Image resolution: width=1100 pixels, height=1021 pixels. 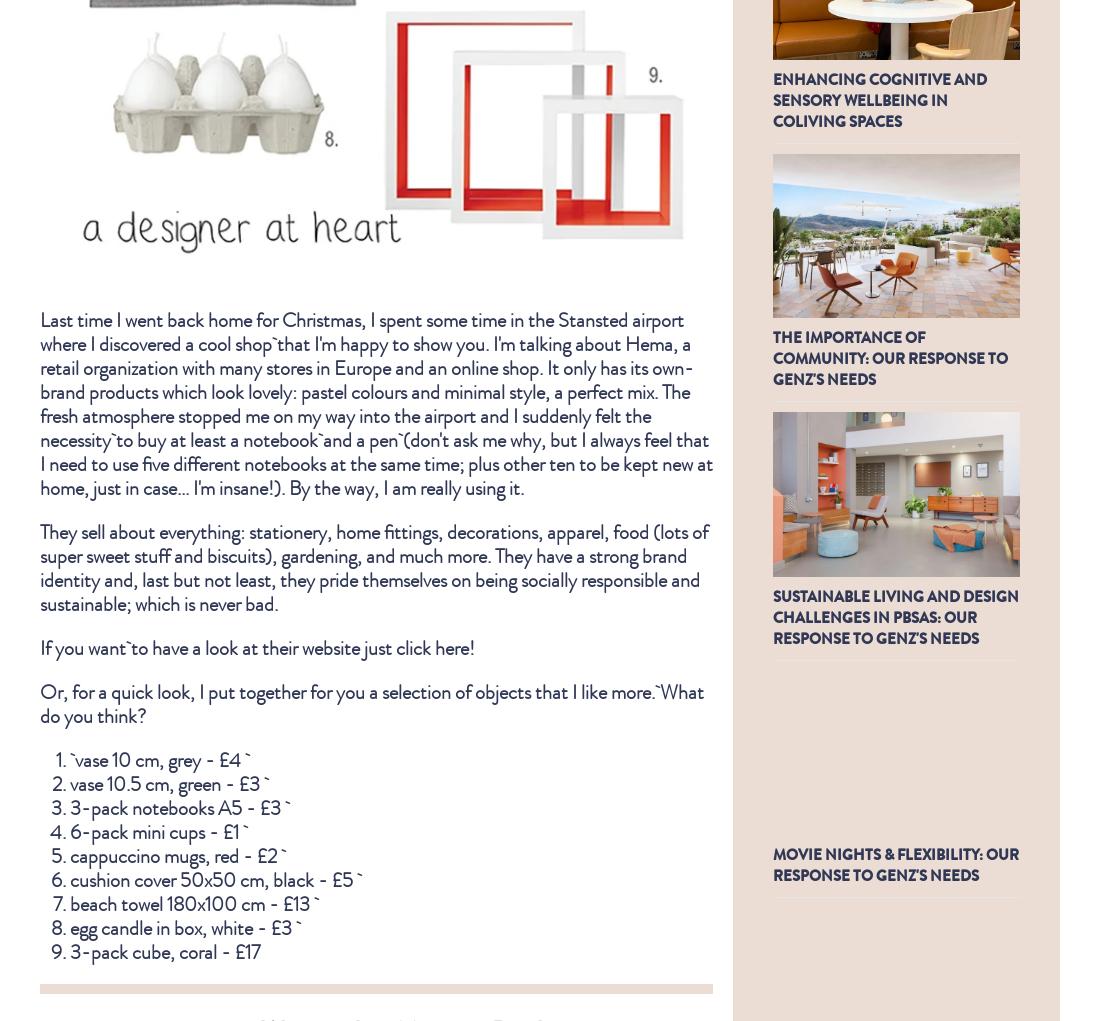 I want to click on 'Or, for a quick look, I put together for you a selection of objects that I like more. What do you think?', so click(x=39, y=702).